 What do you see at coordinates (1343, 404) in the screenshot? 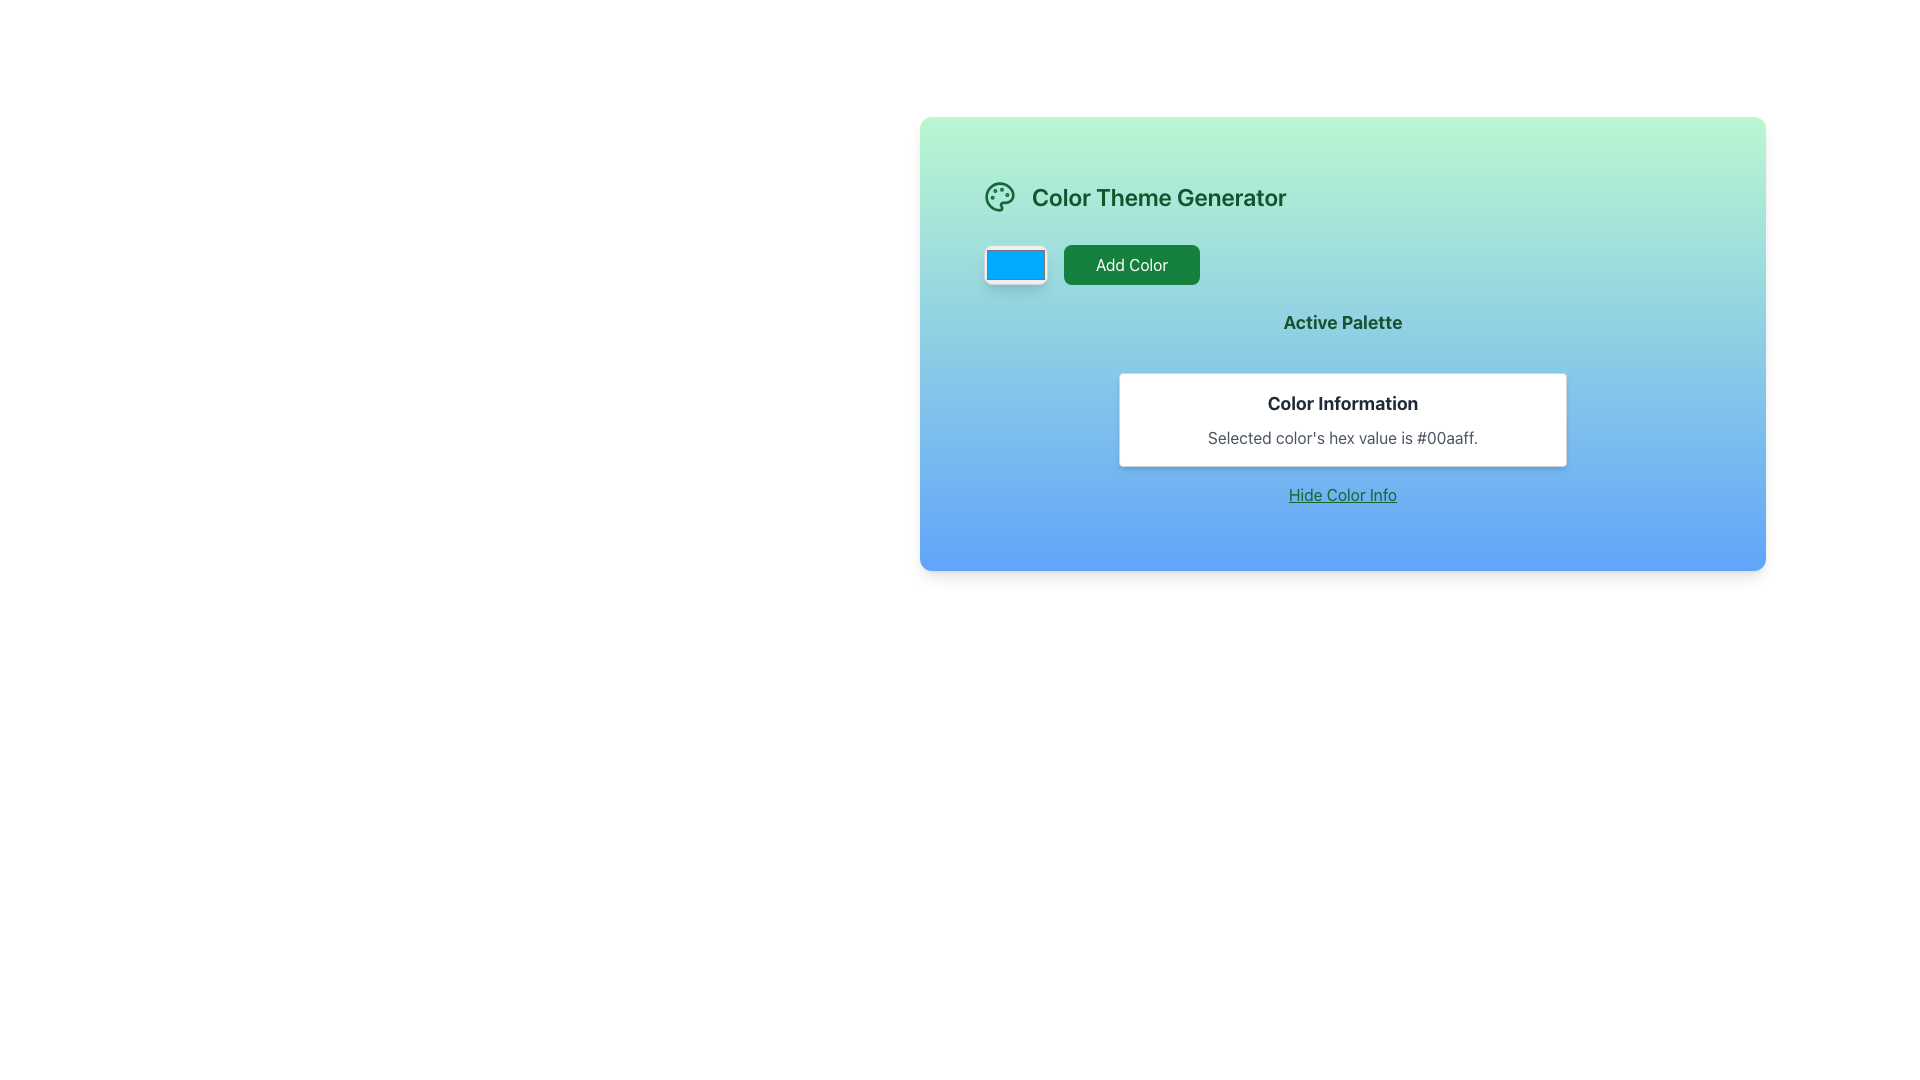
I see `the text label reading 'Color Information', which is styled with a bold font, larger text size, and colored dark gray, positioned prominently as a header above descriptive text` at bounding box center [1343, 404].